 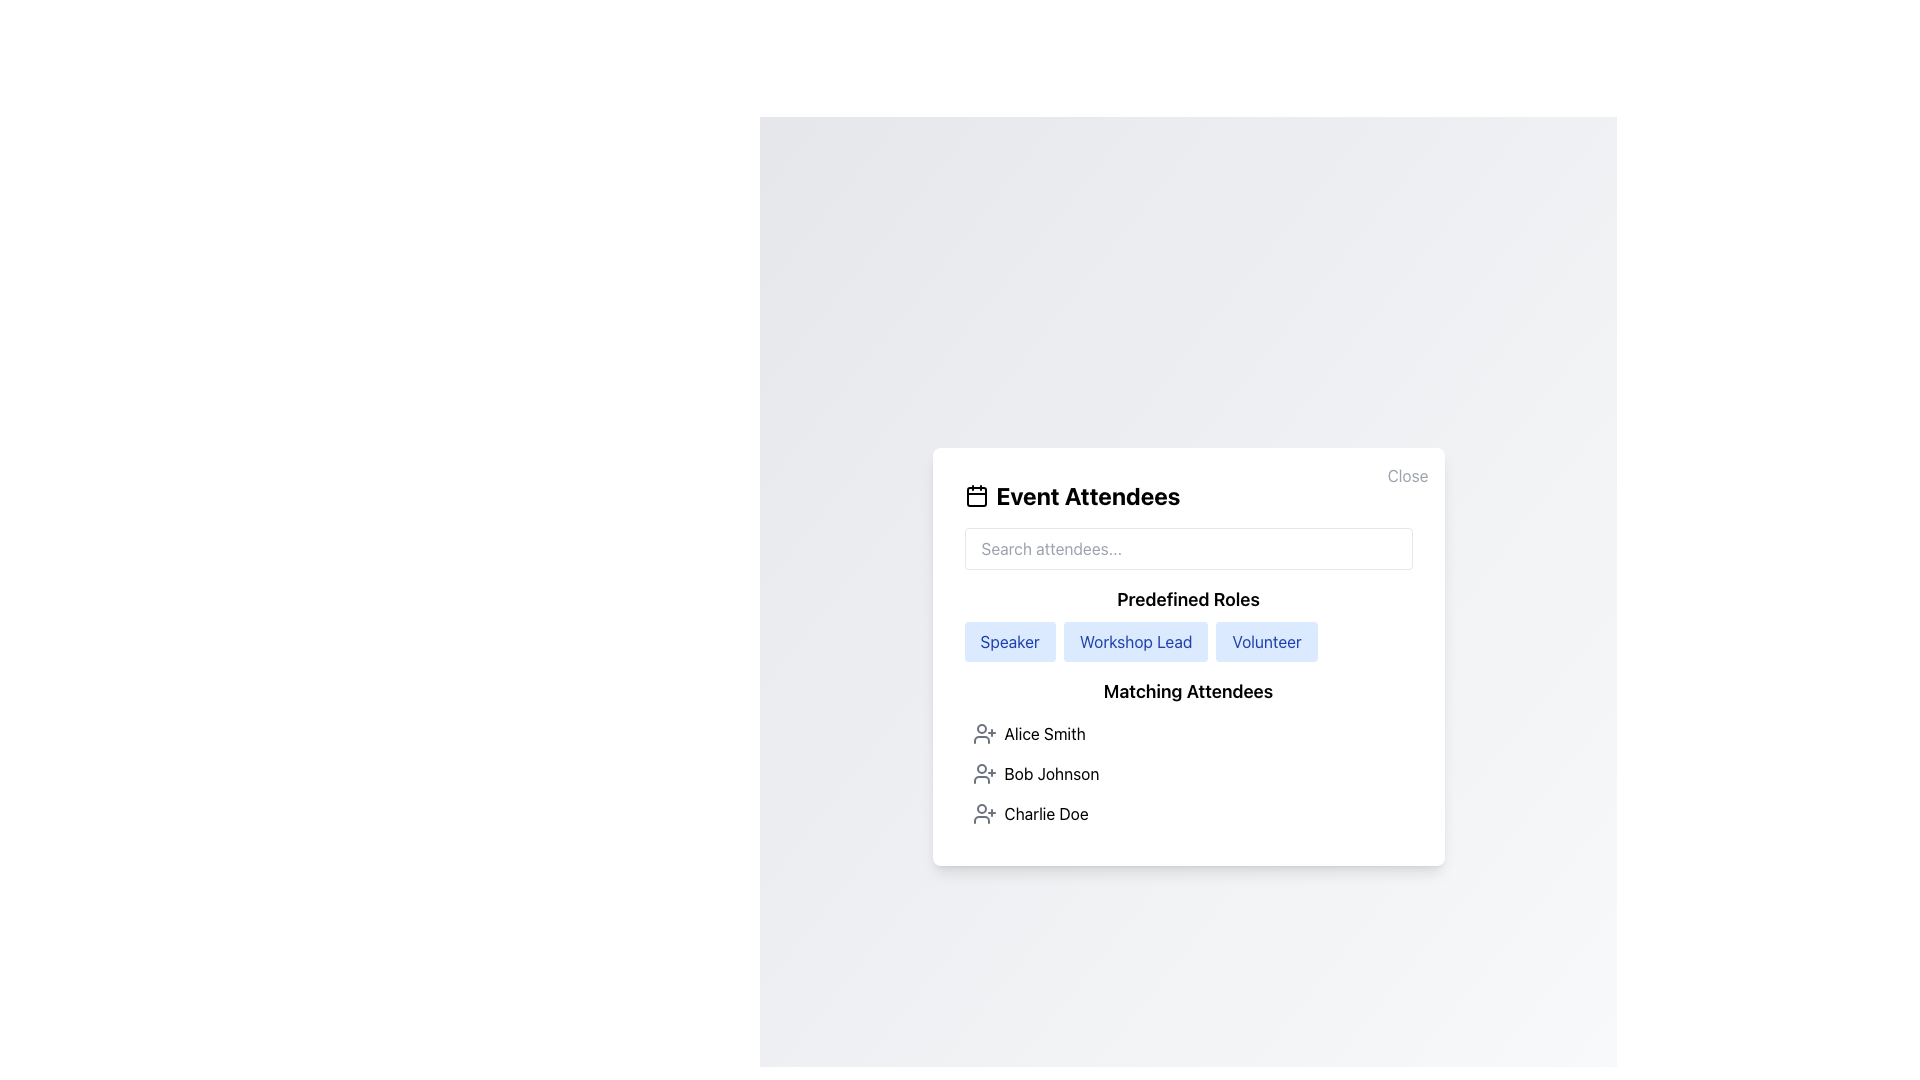 What do you see at coordinates (984, 773) in the screenshot?
I see `the small circular human silhouette icon with a plus symbol` at bounding box center [984, 773].